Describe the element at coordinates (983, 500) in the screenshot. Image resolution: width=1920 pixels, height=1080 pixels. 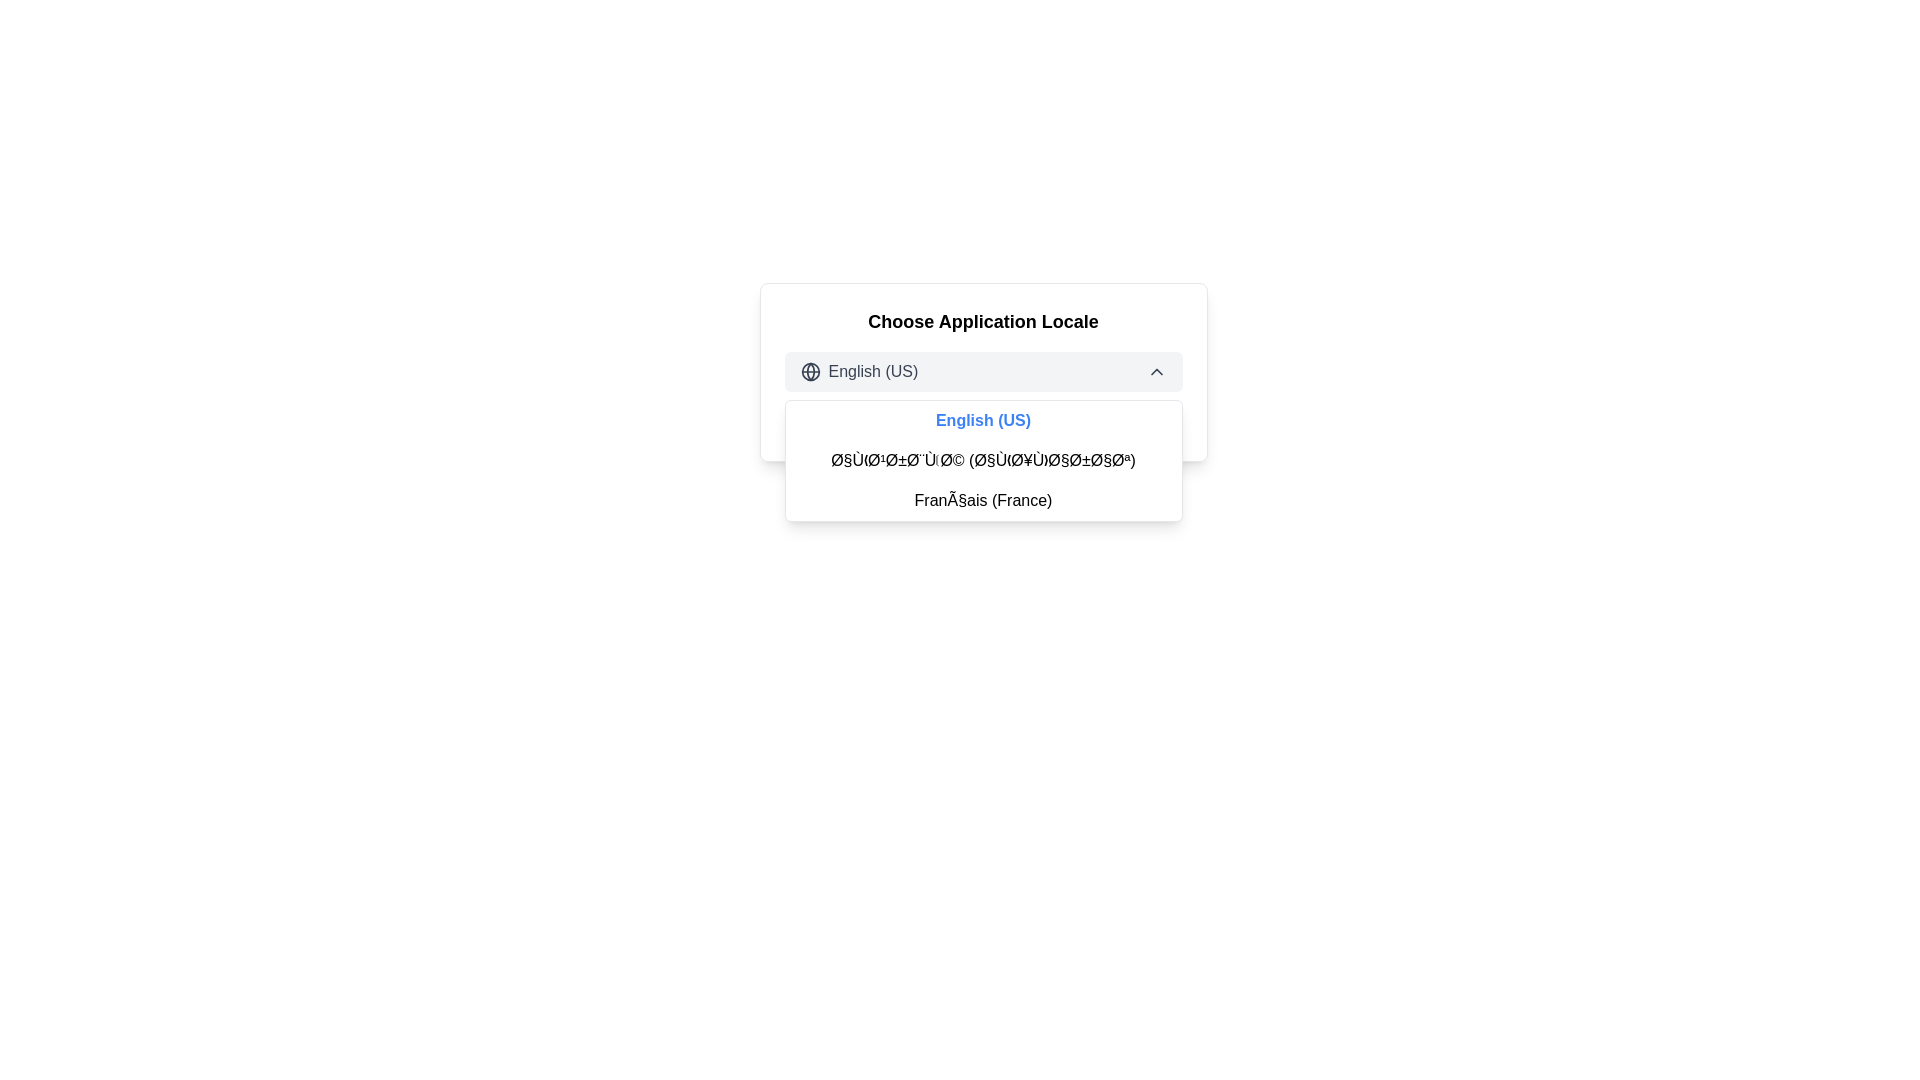
I see `the list item labeled 'Français (France)' in the dropdown menu` at that location.